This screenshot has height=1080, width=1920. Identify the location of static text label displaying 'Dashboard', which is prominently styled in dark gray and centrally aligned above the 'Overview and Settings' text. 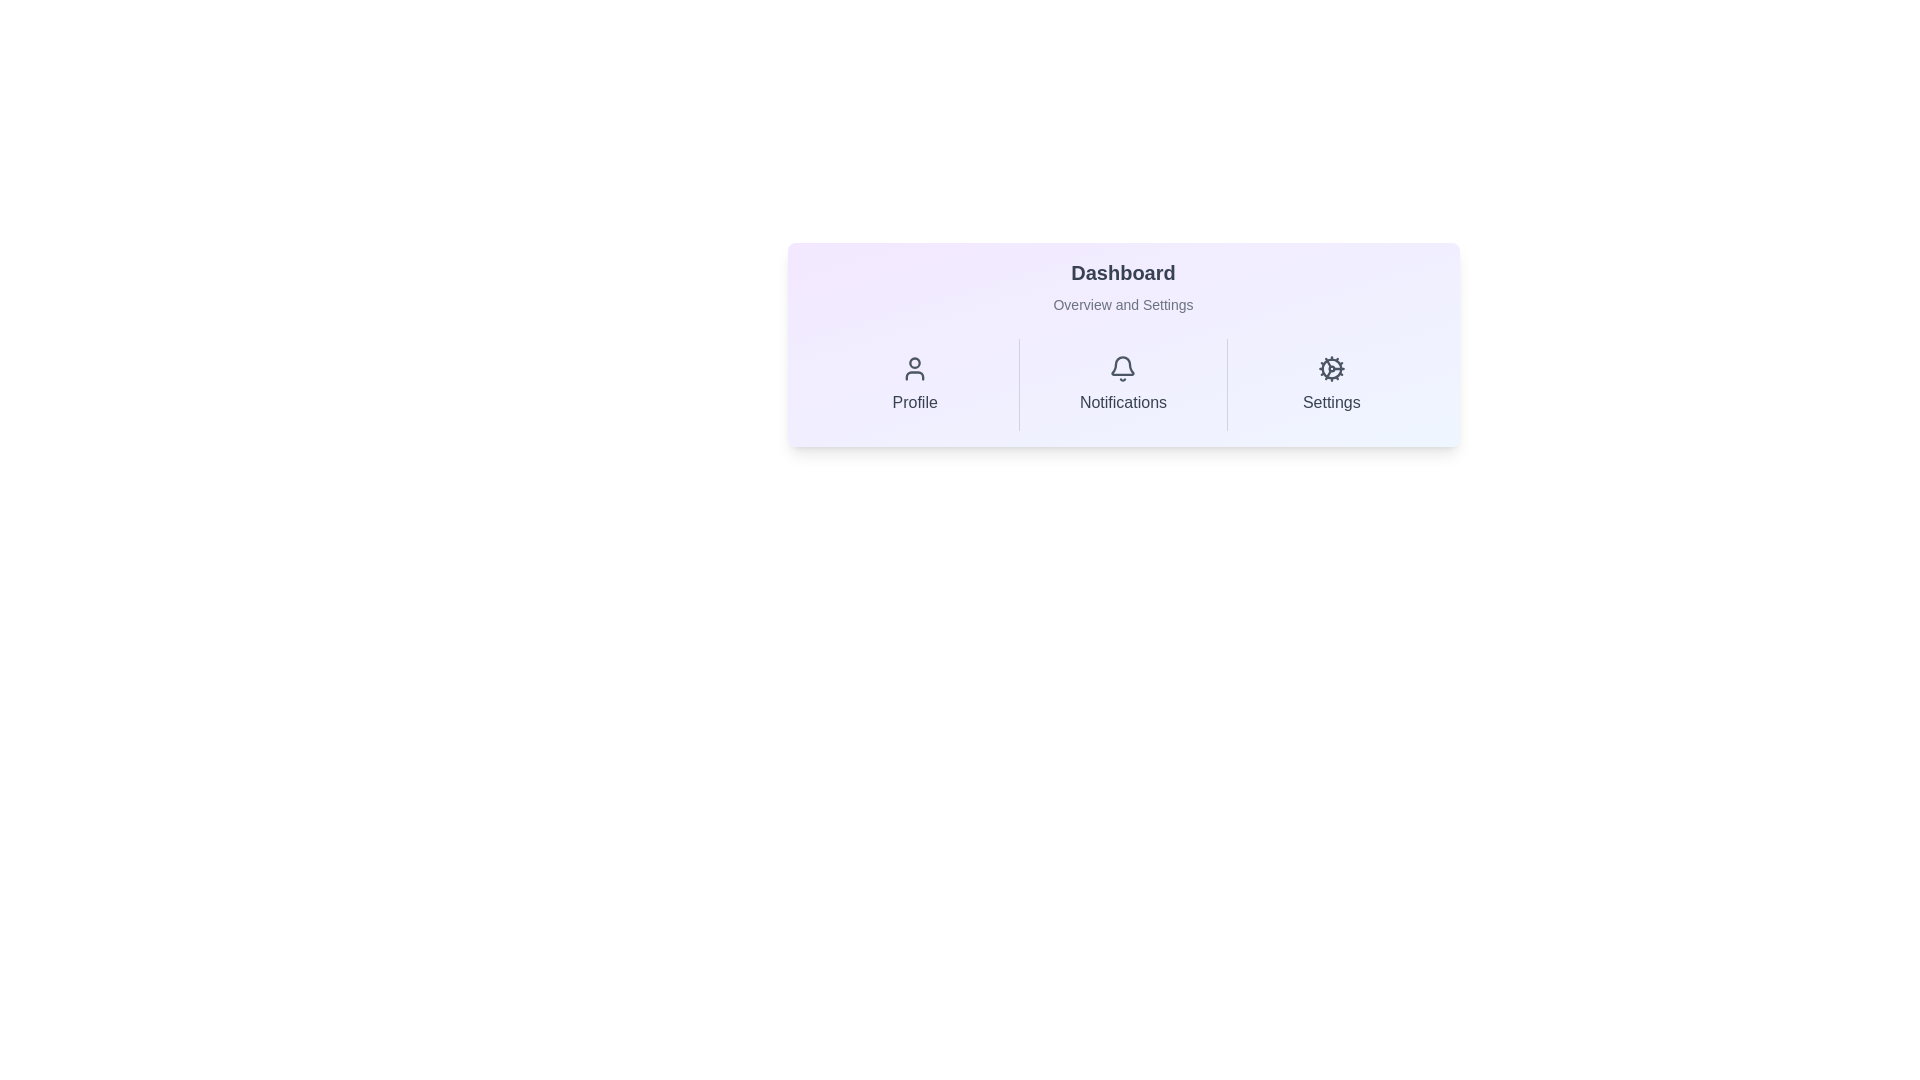
(1123, 273).